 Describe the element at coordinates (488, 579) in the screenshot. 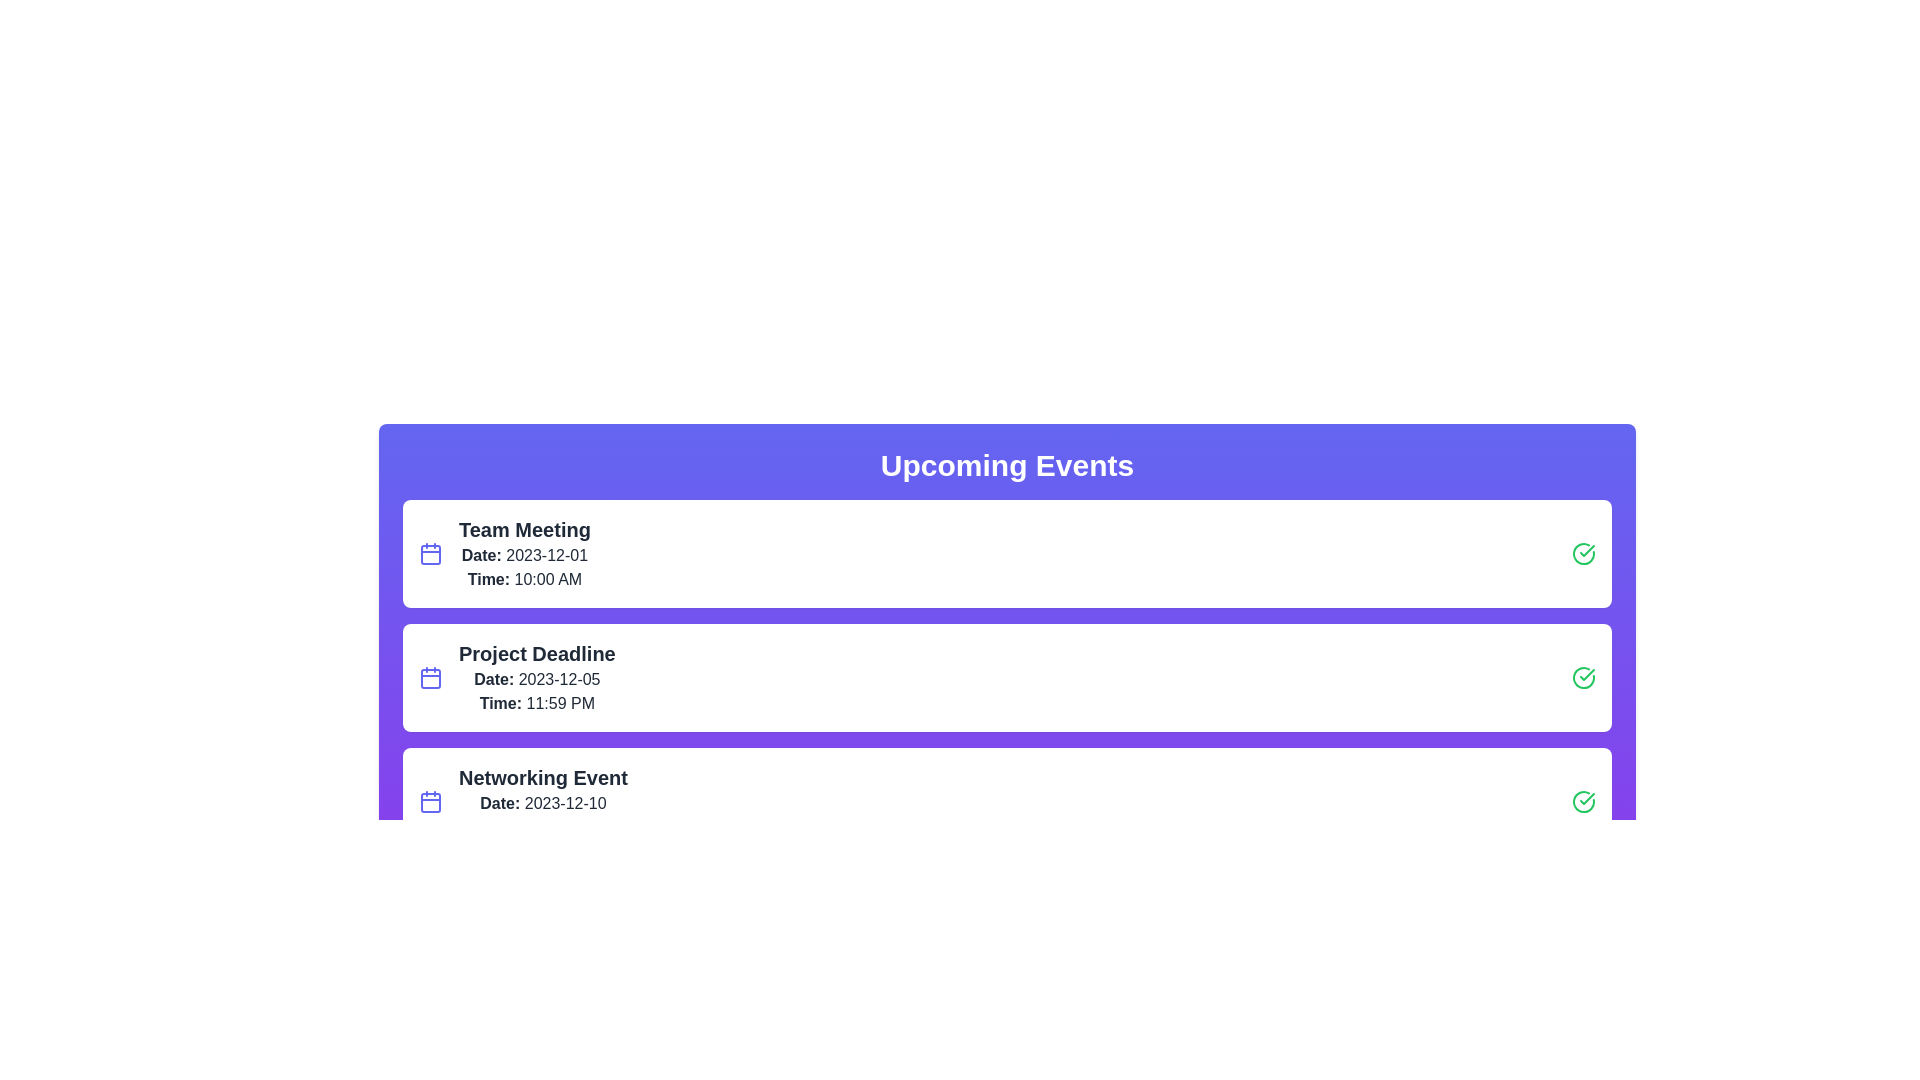

I see `the Text Label that provides context for the time representation in the 'Team Meeting' event card, located beneath the 'Date:' field and above the time value '10:00 AM'` at that location.